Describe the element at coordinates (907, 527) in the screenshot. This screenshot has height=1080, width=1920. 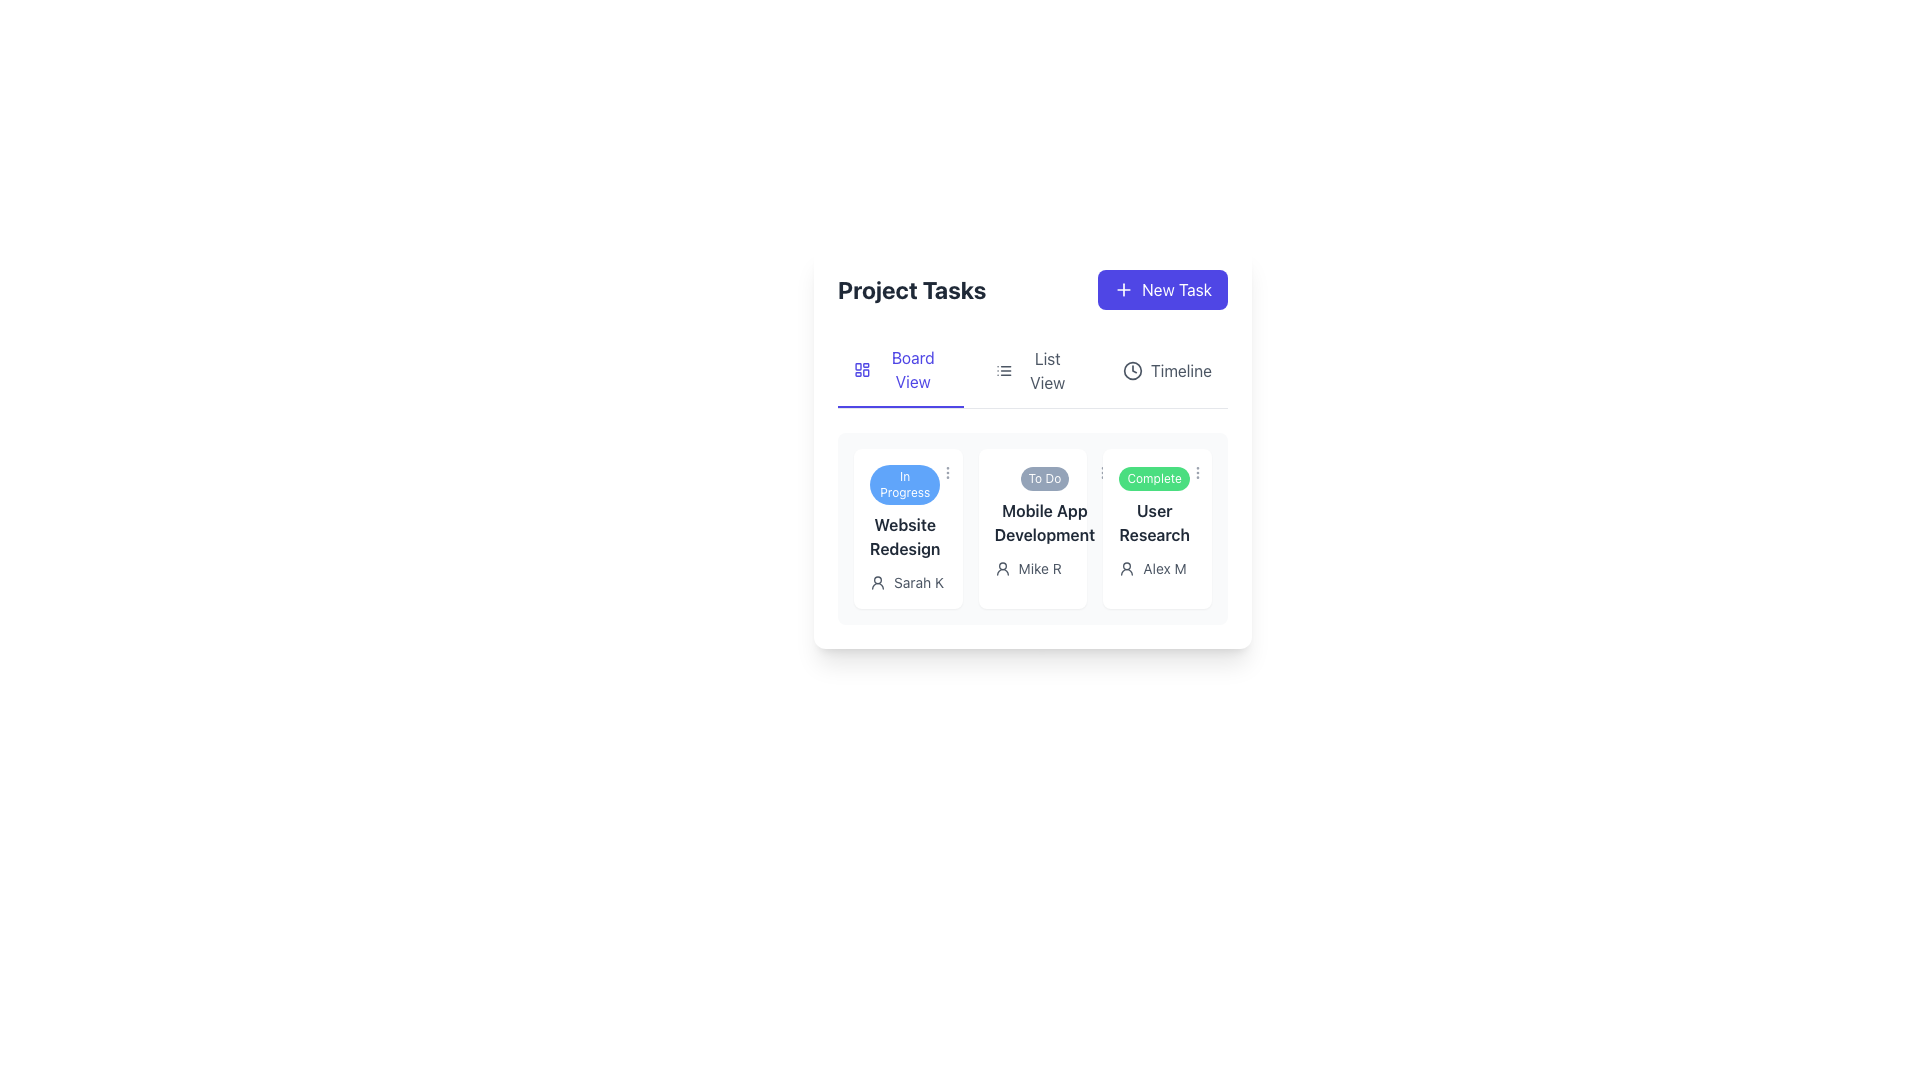
I see `the leftmost card displaying 'Website Redesign' with the 'In Progress' badge` at that location.